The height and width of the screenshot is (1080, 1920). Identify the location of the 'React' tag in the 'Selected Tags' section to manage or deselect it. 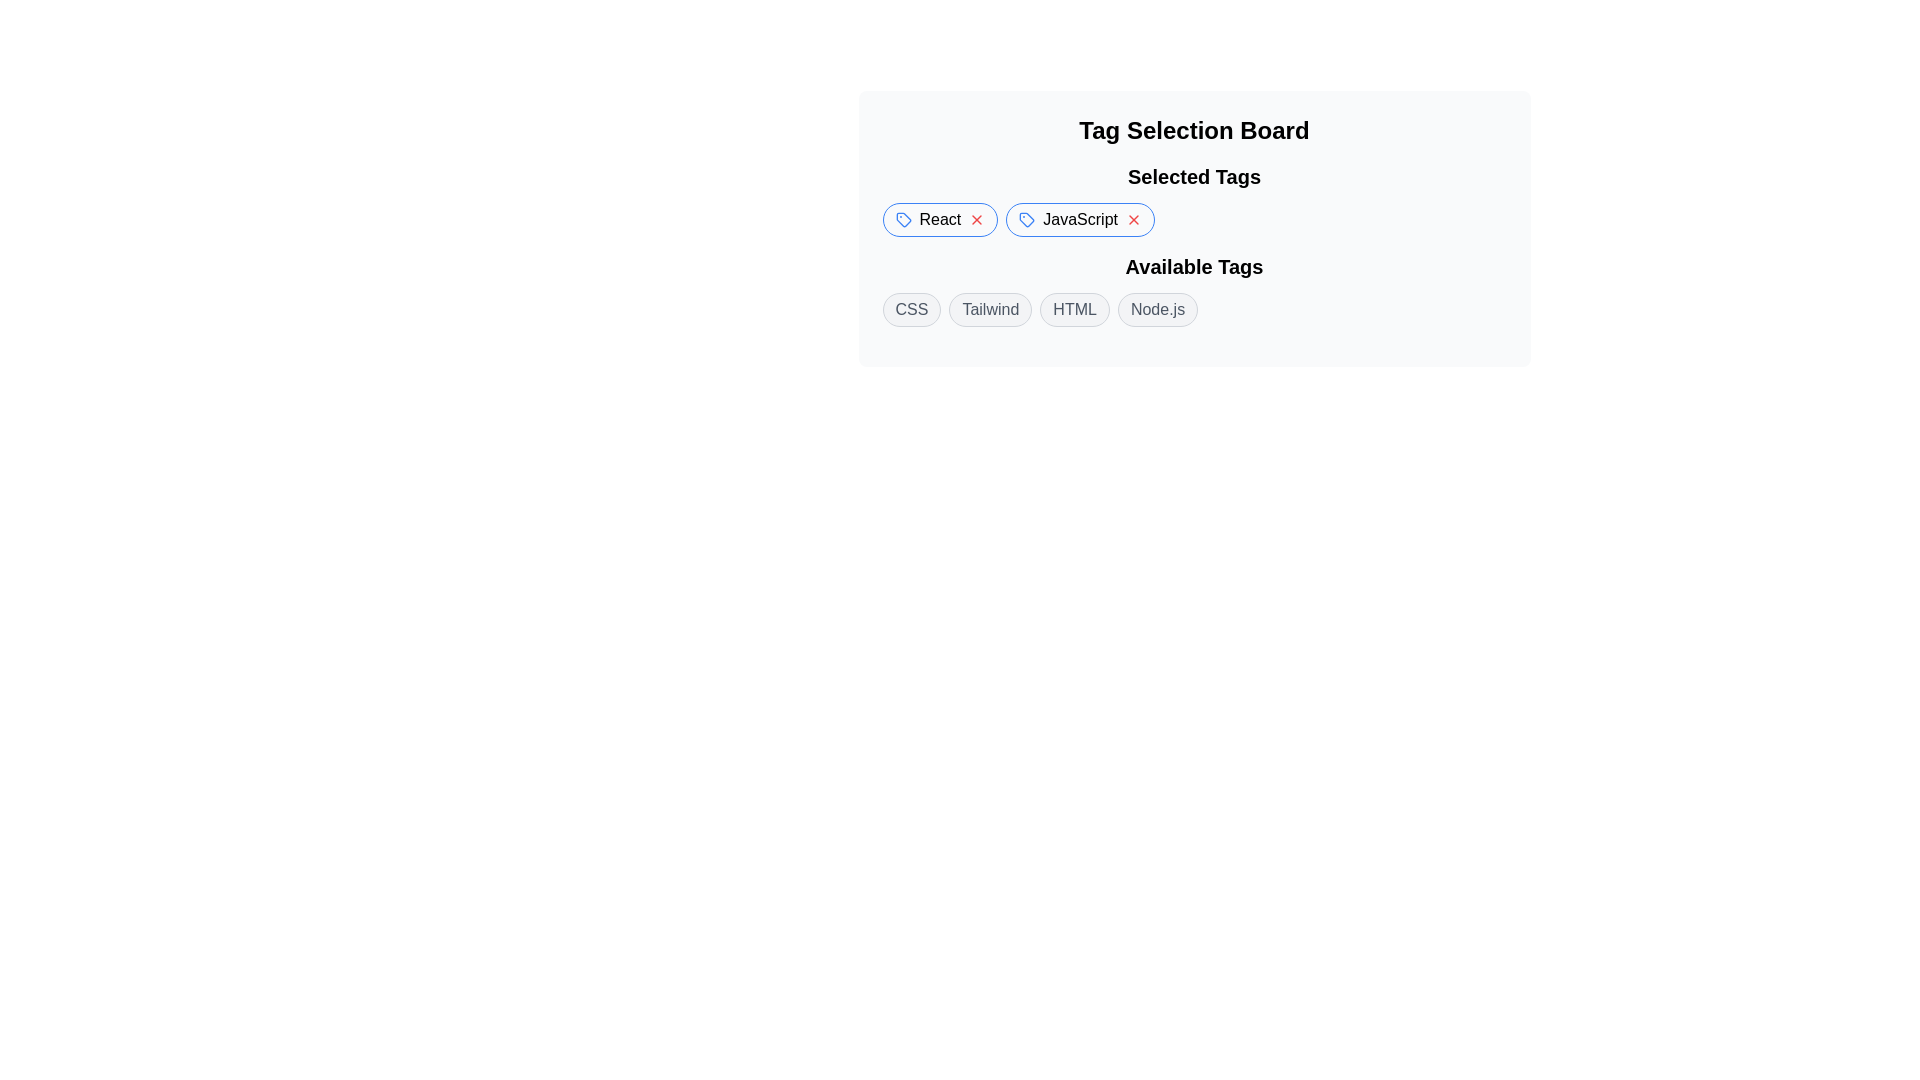
(939, 219).